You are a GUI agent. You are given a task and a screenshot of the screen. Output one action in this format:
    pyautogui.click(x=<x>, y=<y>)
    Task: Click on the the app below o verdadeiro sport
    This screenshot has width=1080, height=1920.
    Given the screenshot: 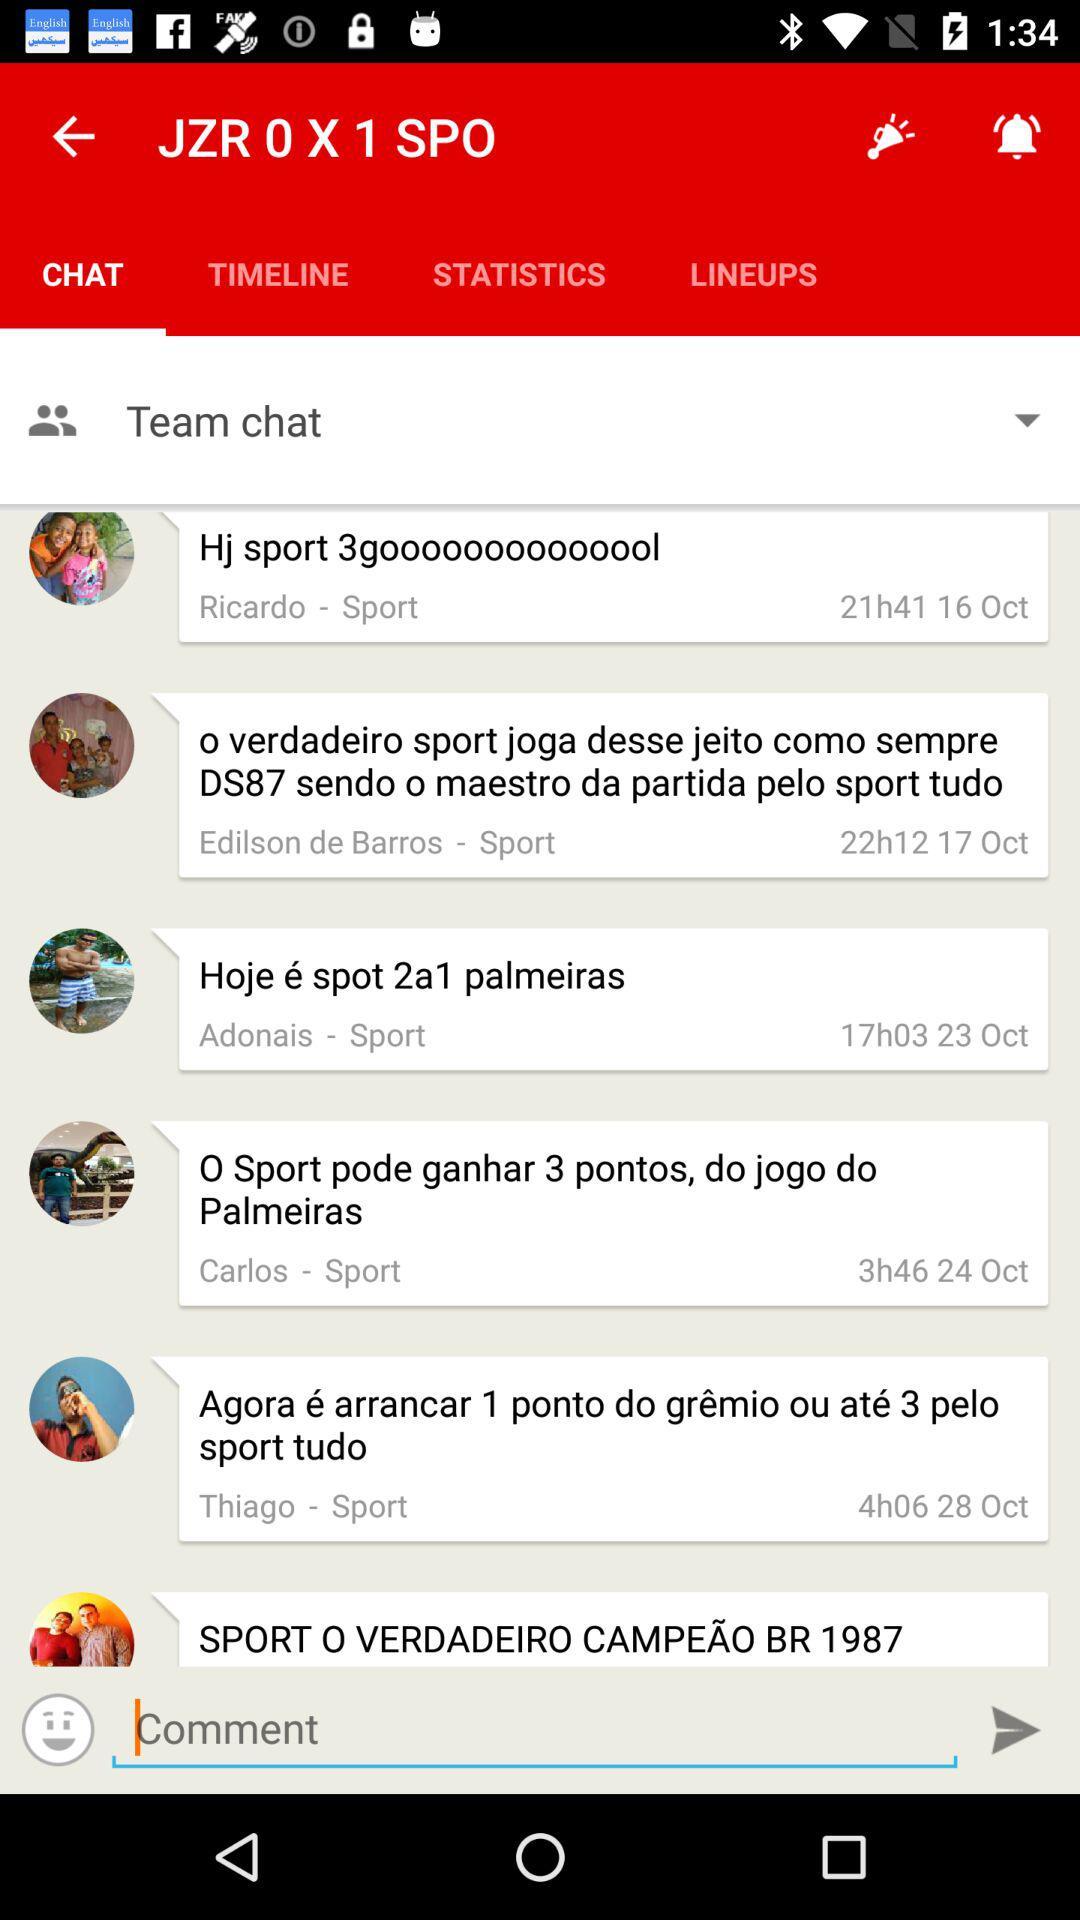 What is the action you would take?
    pyautogui.click(x=934, y=841)
    